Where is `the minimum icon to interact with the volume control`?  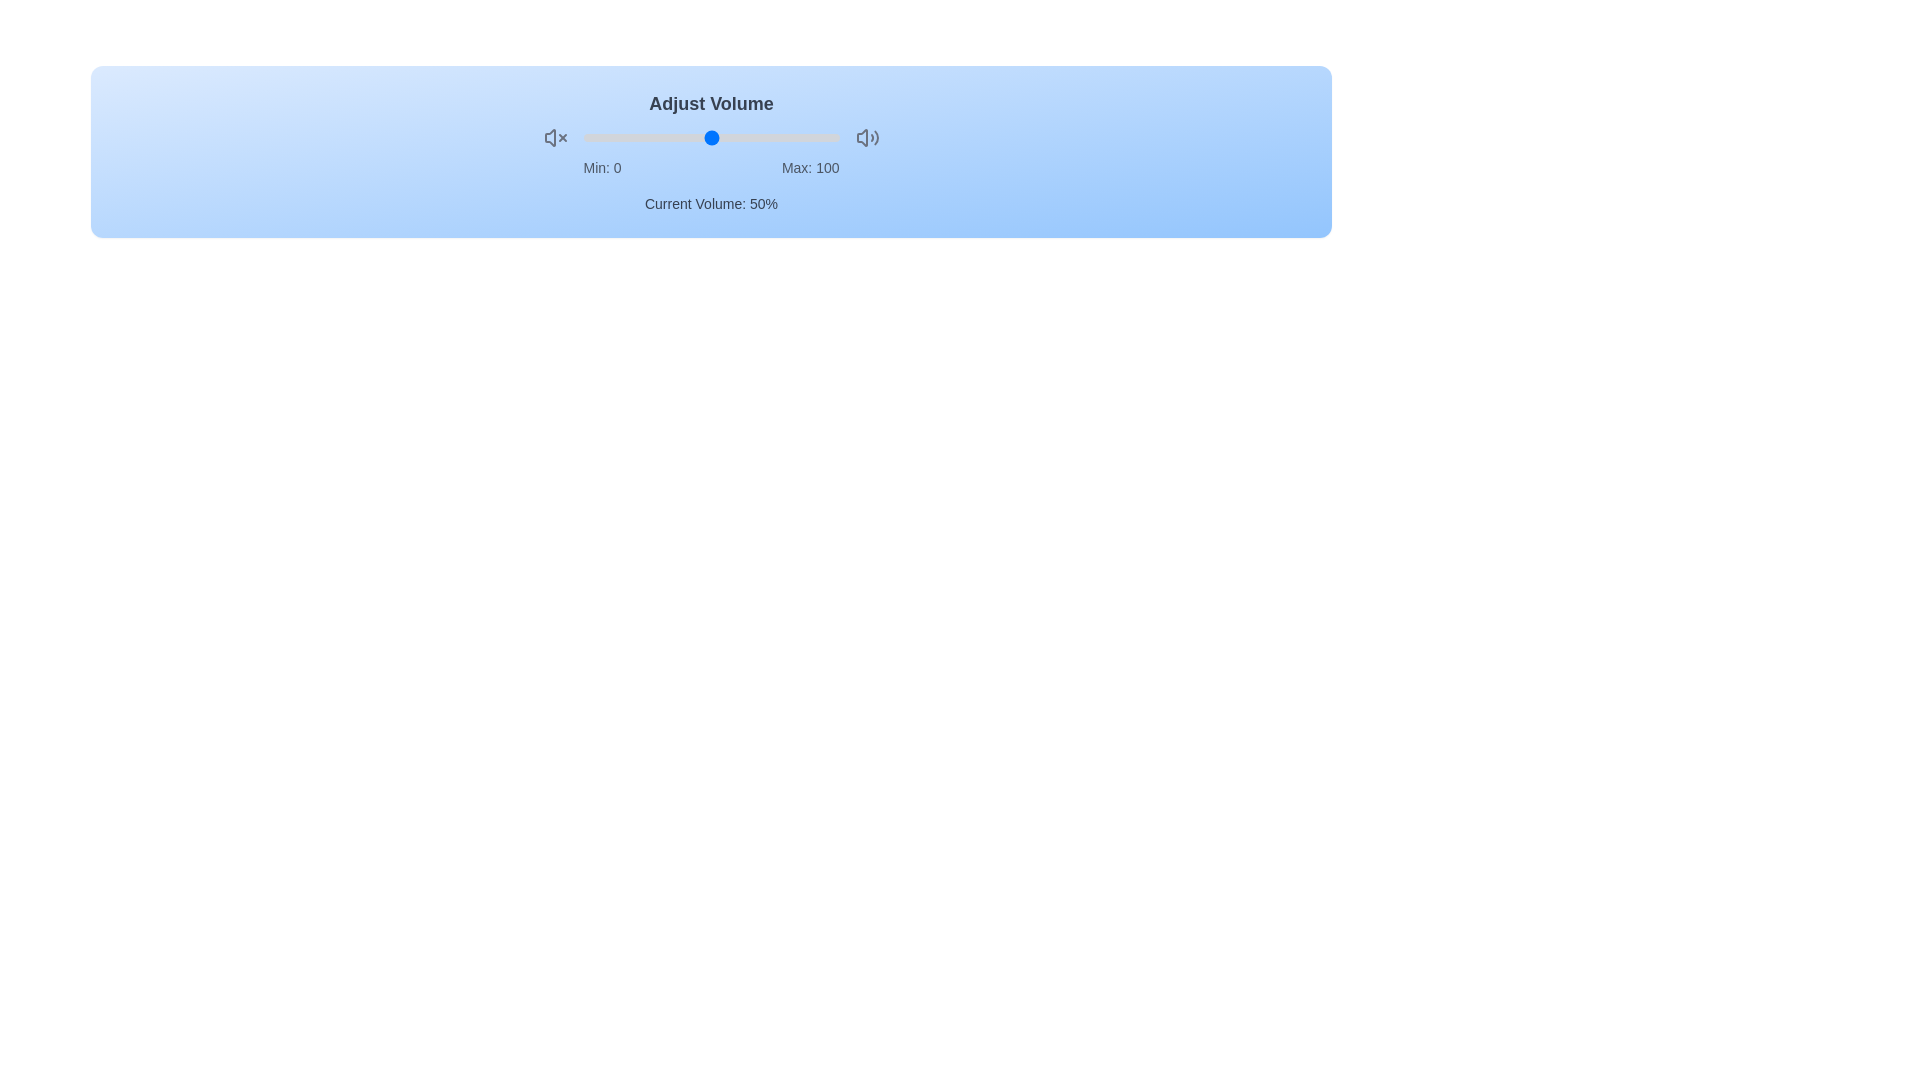
the minimum icon to interact with the volume control is located at coordinates (555, 137).